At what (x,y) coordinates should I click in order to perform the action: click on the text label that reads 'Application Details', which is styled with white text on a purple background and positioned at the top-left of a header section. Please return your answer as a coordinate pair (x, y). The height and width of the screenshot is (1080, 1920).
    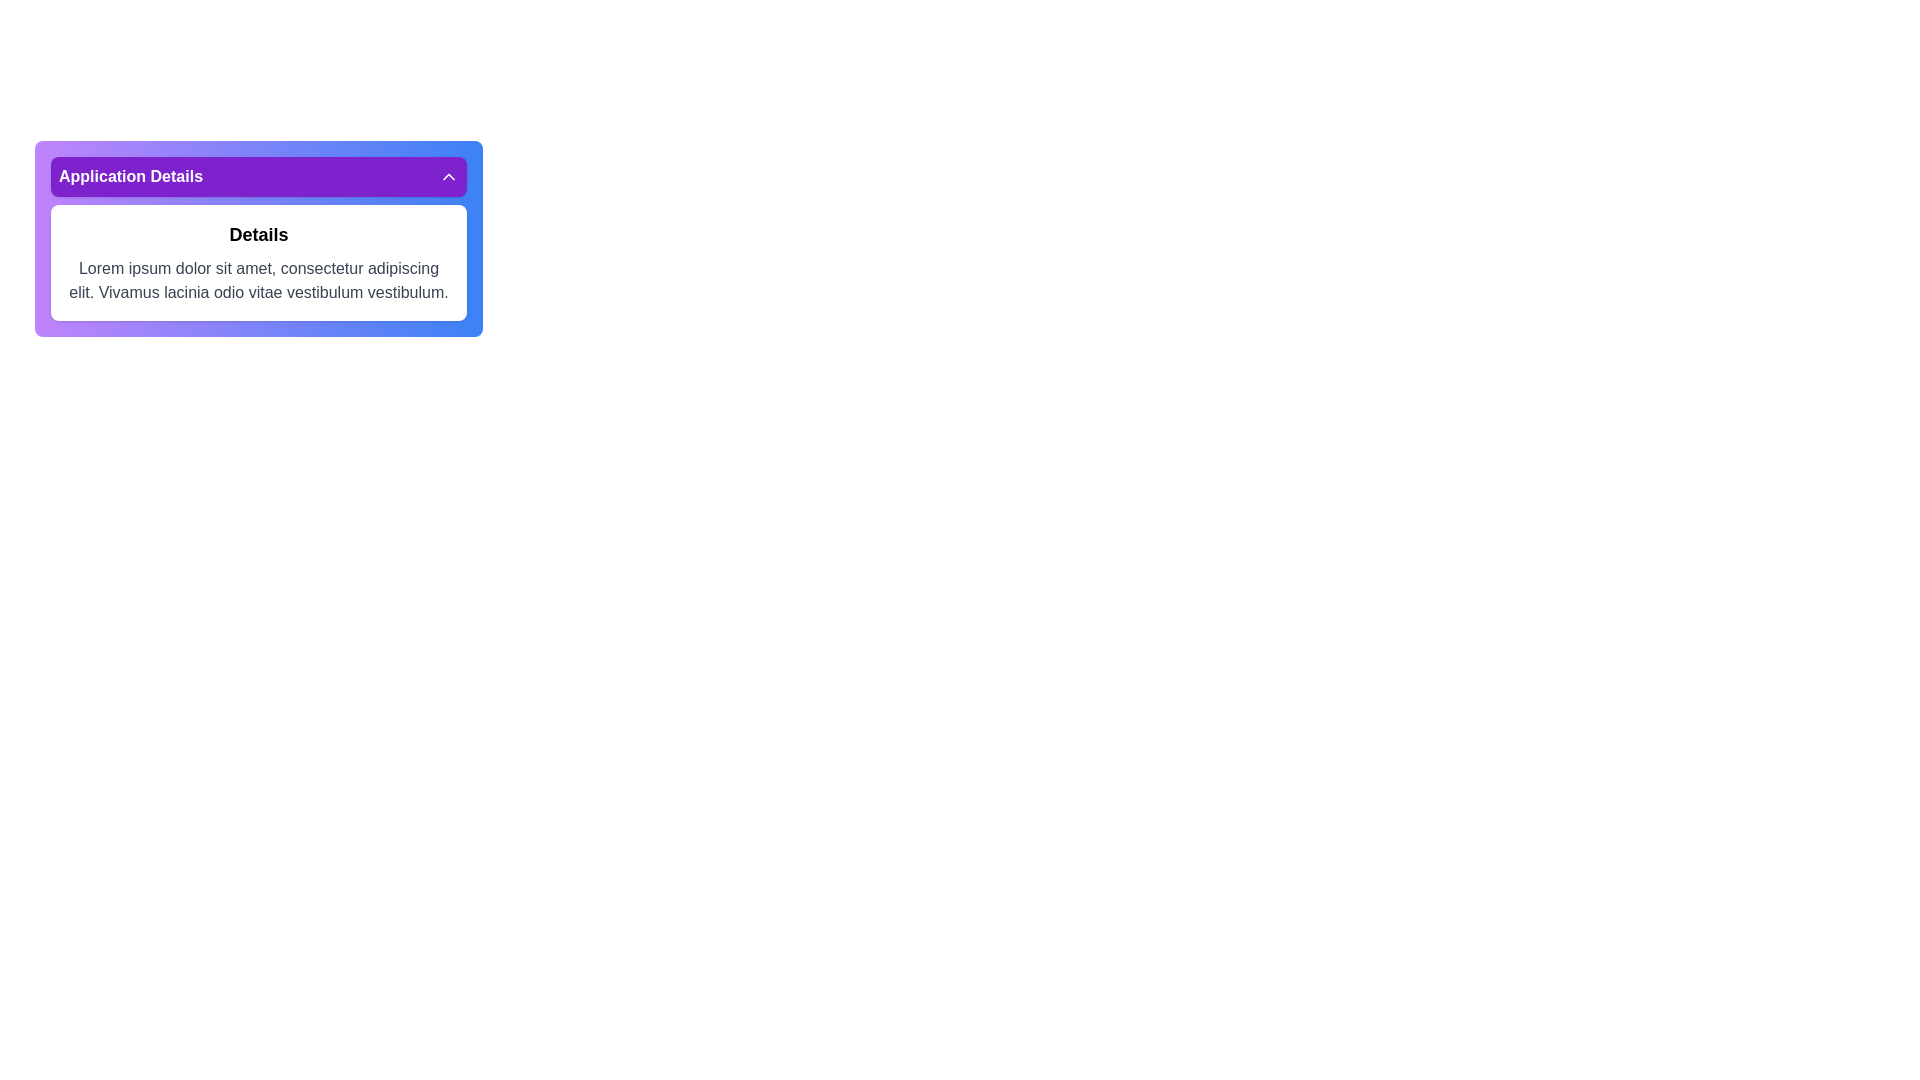
    Looking at the image, I should click on (129, 176).